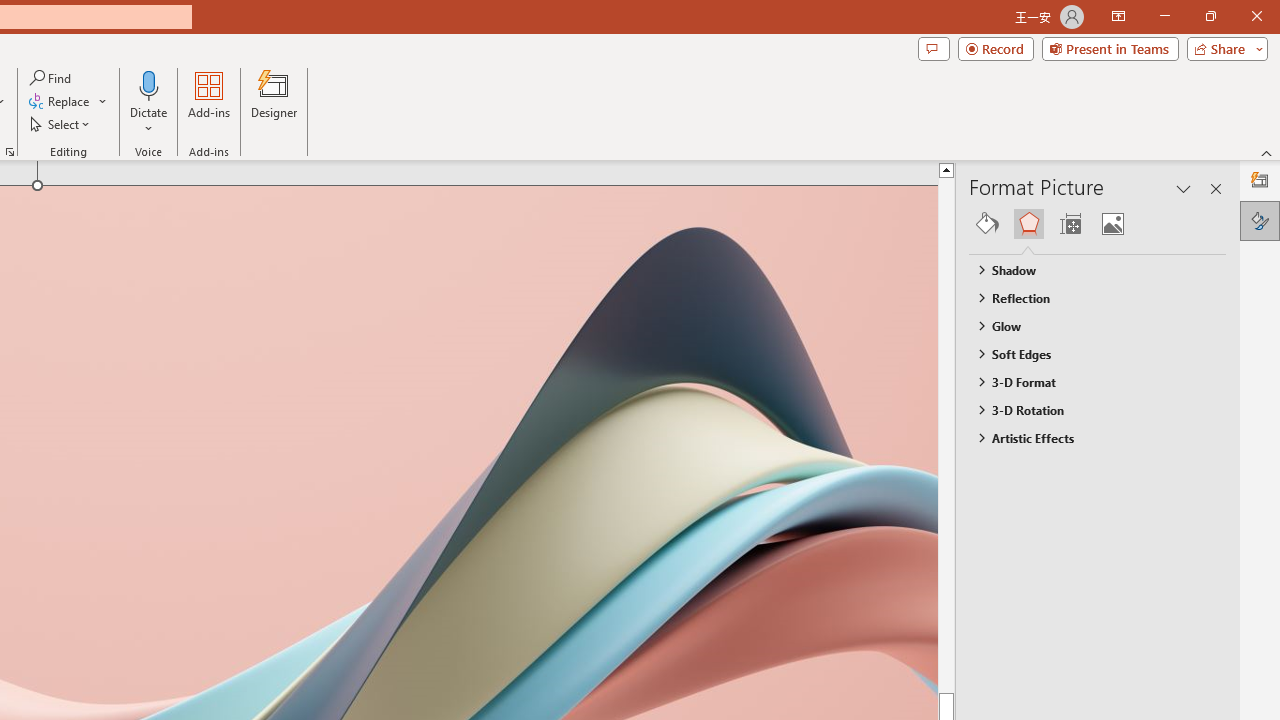 This screenshot has width=1280, height=720. What do you see at coordinates (1215, 189) in the screenshot?
I see `'Close pane'` at bounding box center [1215, 189].